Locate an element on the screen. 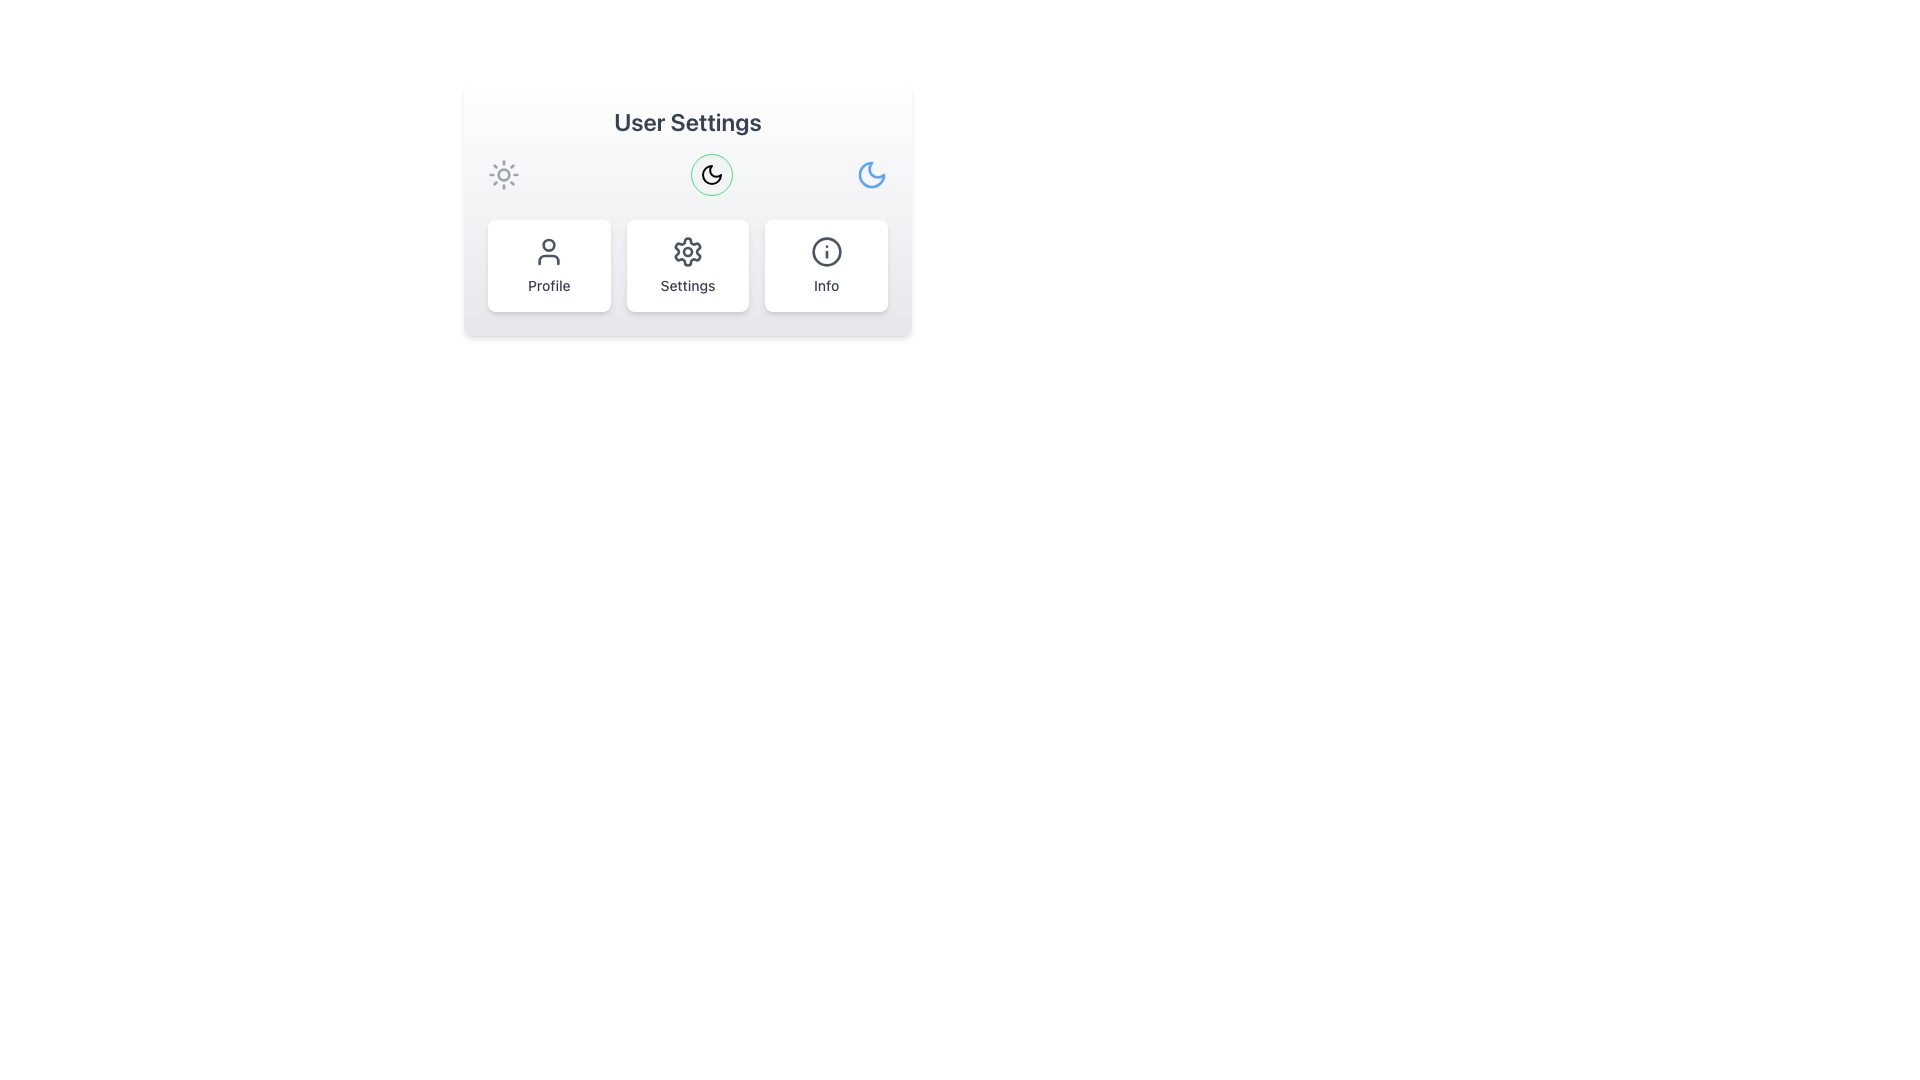 This screenshot has width=1920, height=1080. the filled circular element located at the center of the sun-shaped icon in the top-left of the interface is located at coordinates (504, 173).